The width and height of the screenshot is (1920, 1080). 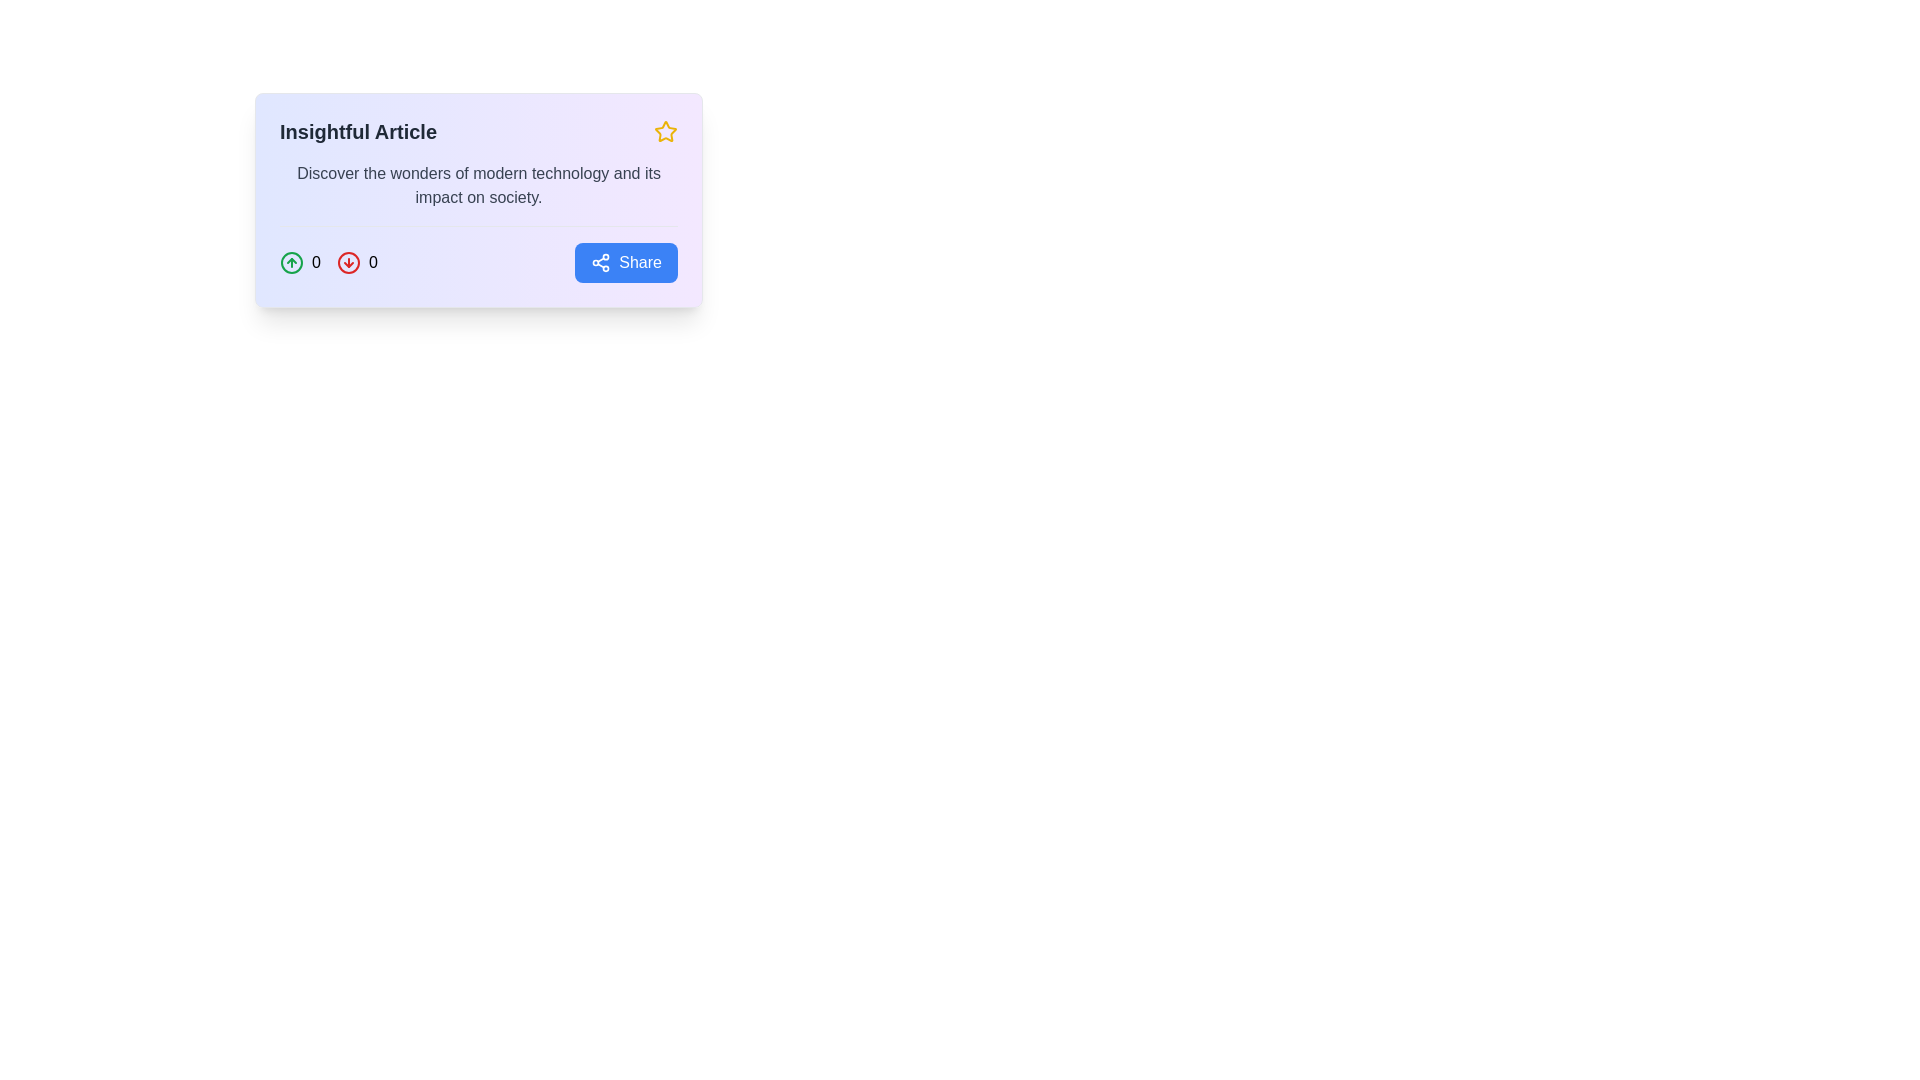 What do you see at coordinates (348, 261) in the screenshot?
I see `the downvote button, which is the second icon from the left, positioned between a green upward arrow and a numerical indicator reading '0', to register a downvote` at bounding box center [348, 261].